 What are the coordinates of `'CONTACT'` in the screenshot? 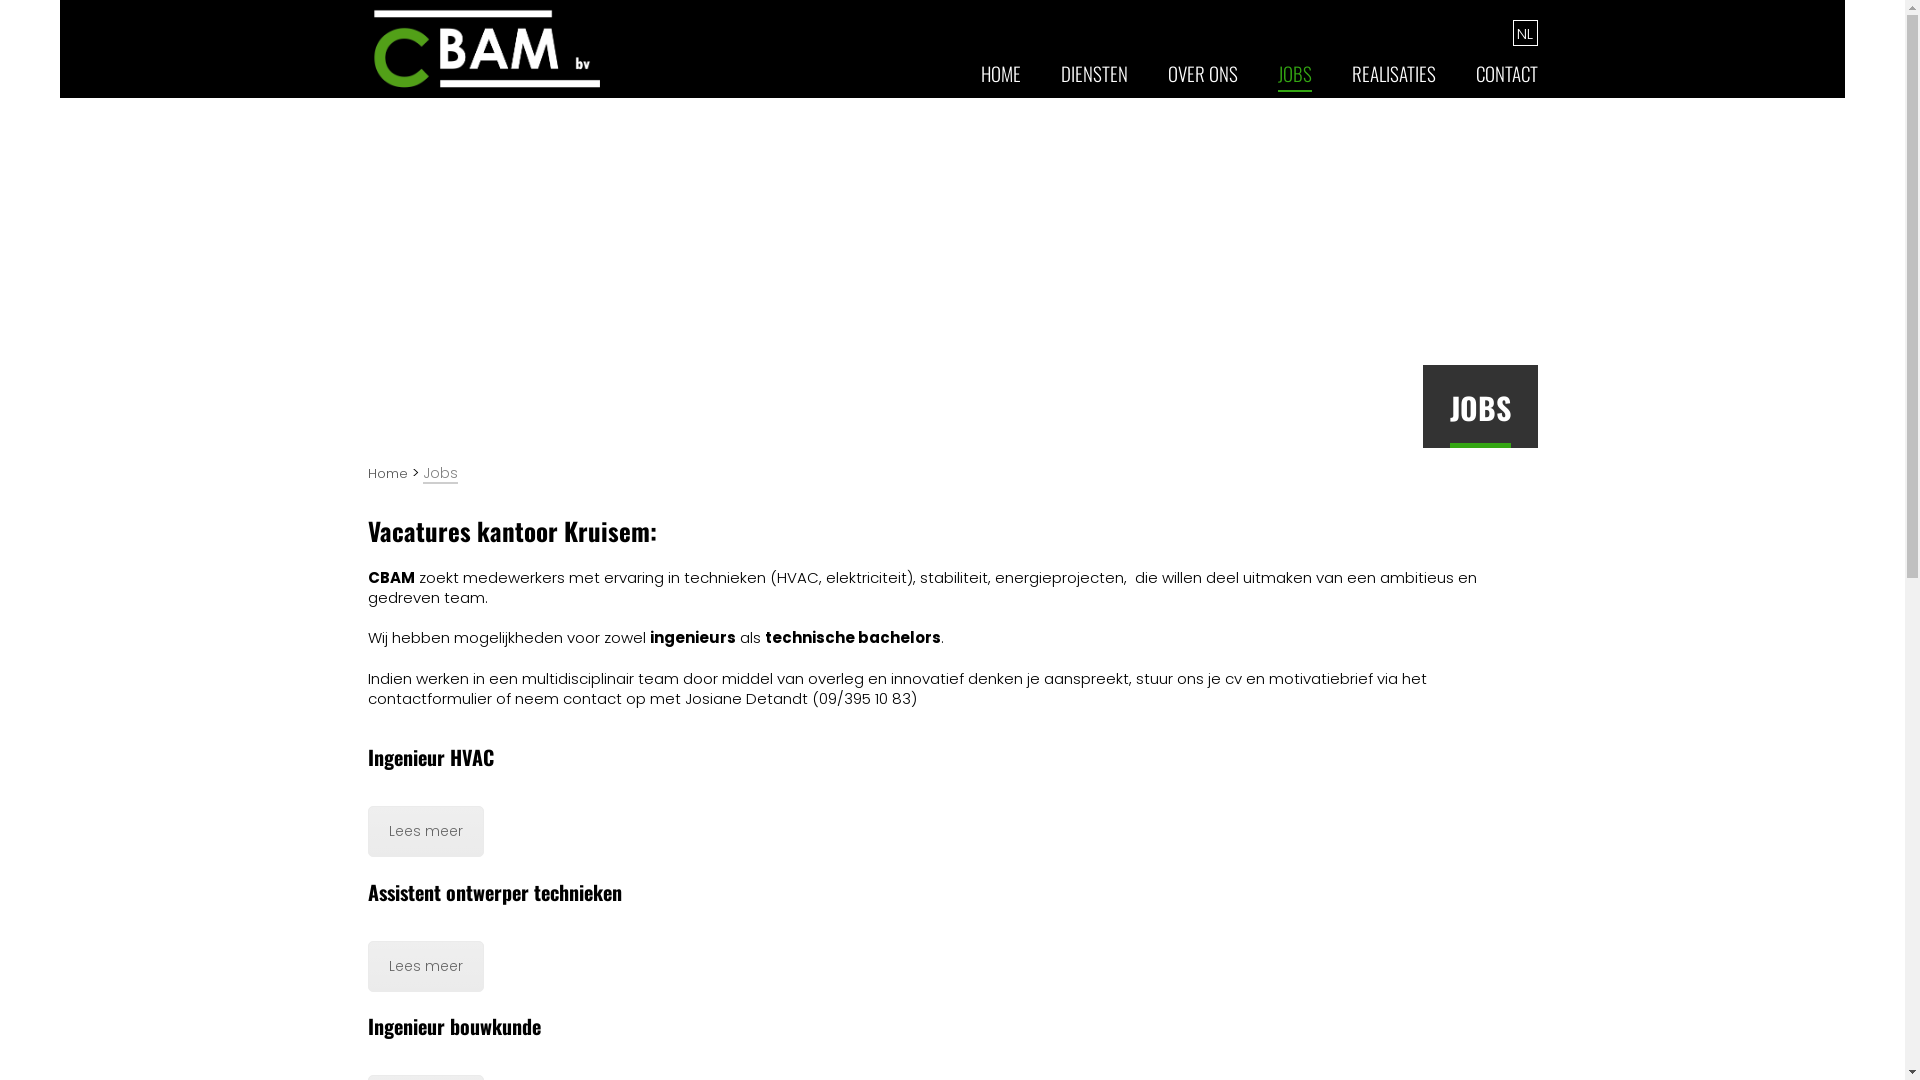 It's located at (1507, 80).